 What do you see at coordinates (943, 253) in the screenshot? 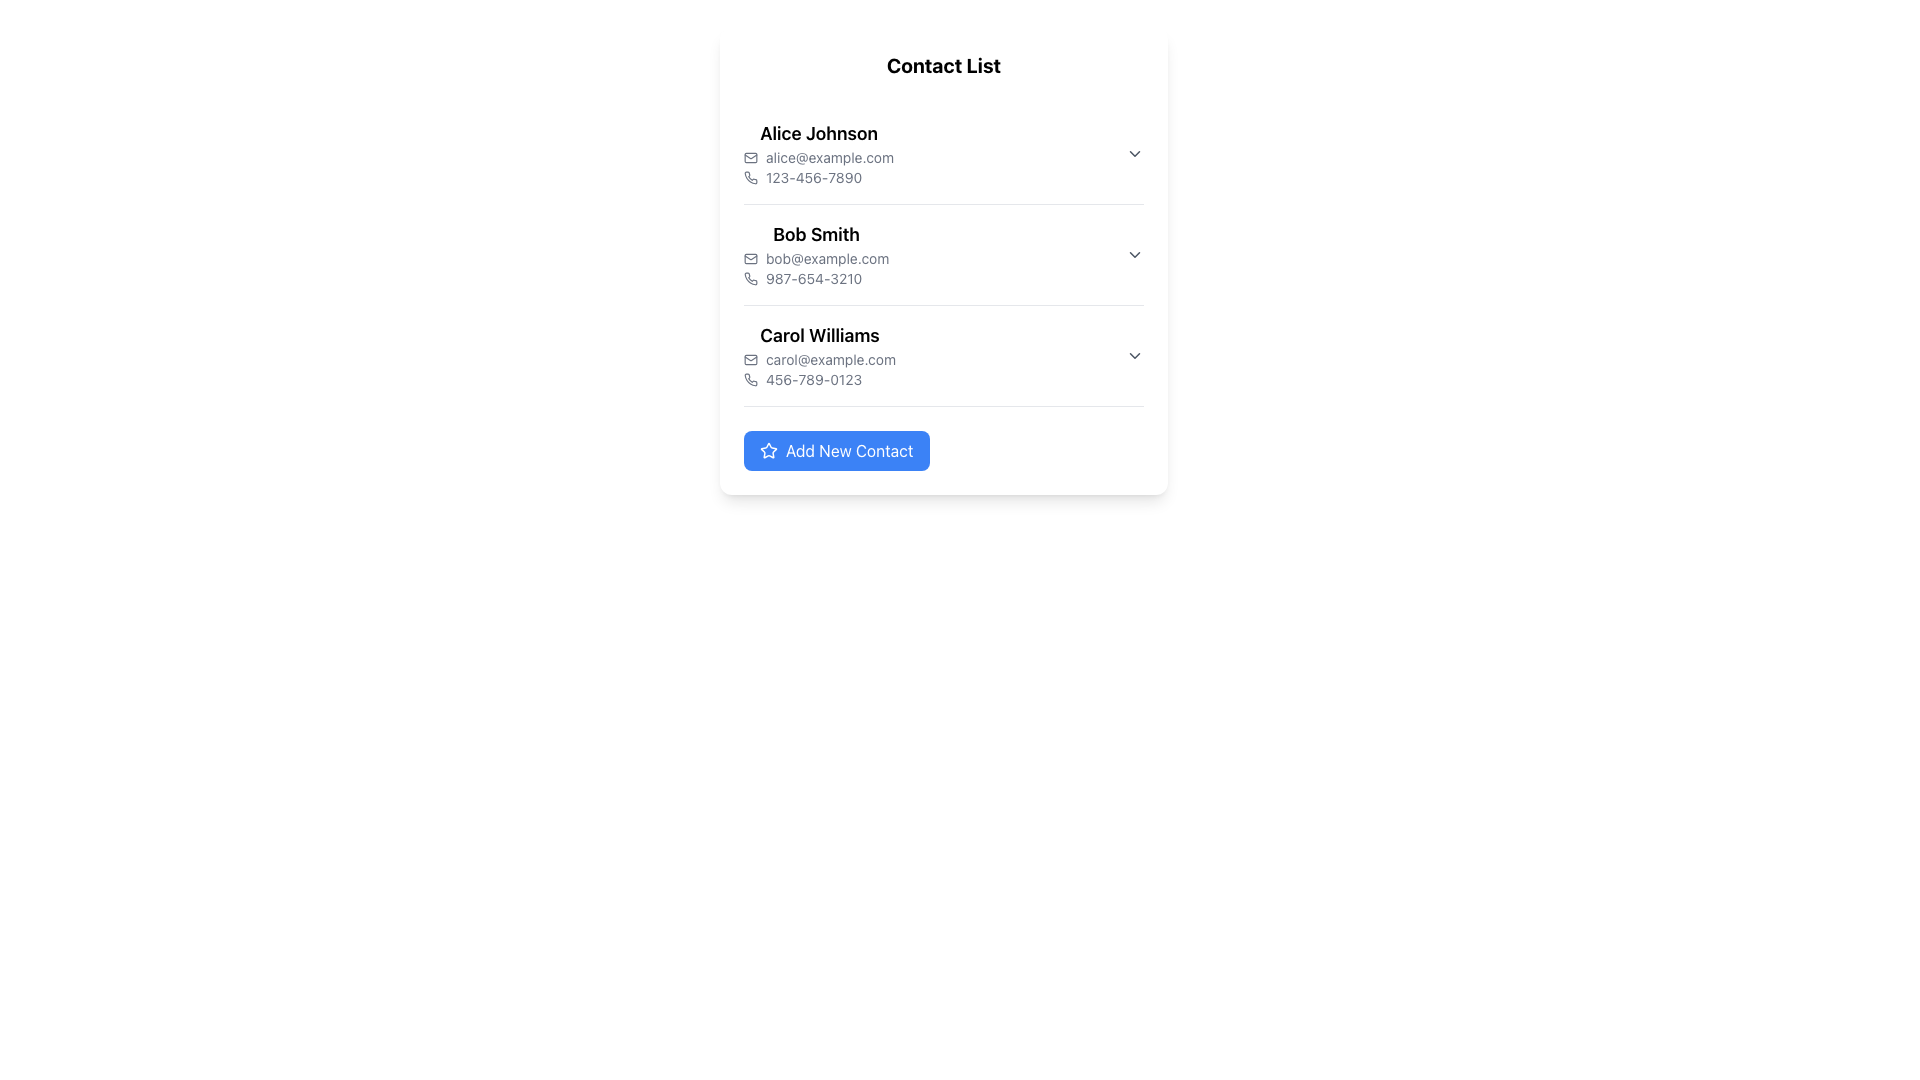
I see `the Contact Information Block displaying contact information for 'Bob Smith', which is the second entry in the list of contacts` at bounding box center [943, 253].